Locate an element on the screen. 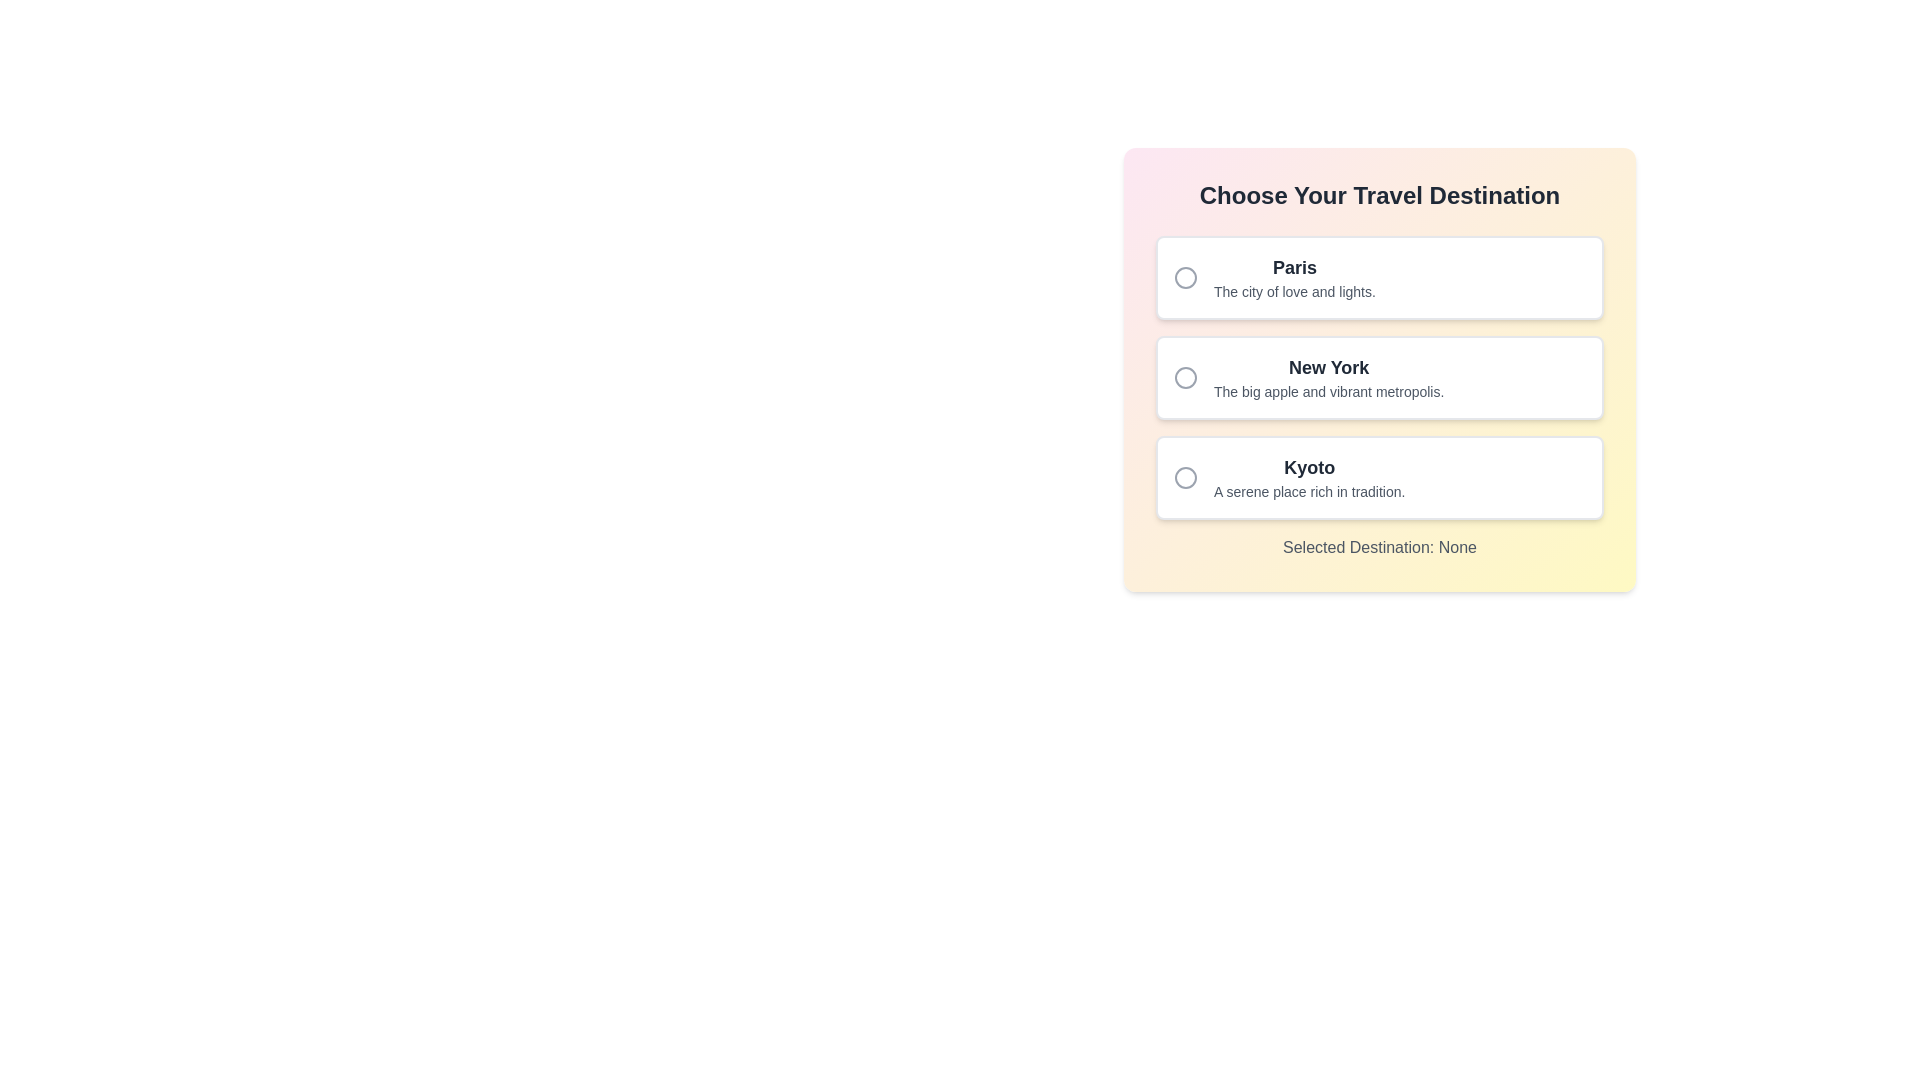 The width and height of the screenshot is (1920, 1080). the radio button for selecting the 'New York' option in the travel destination selector is located at coordinates (1185, 378).